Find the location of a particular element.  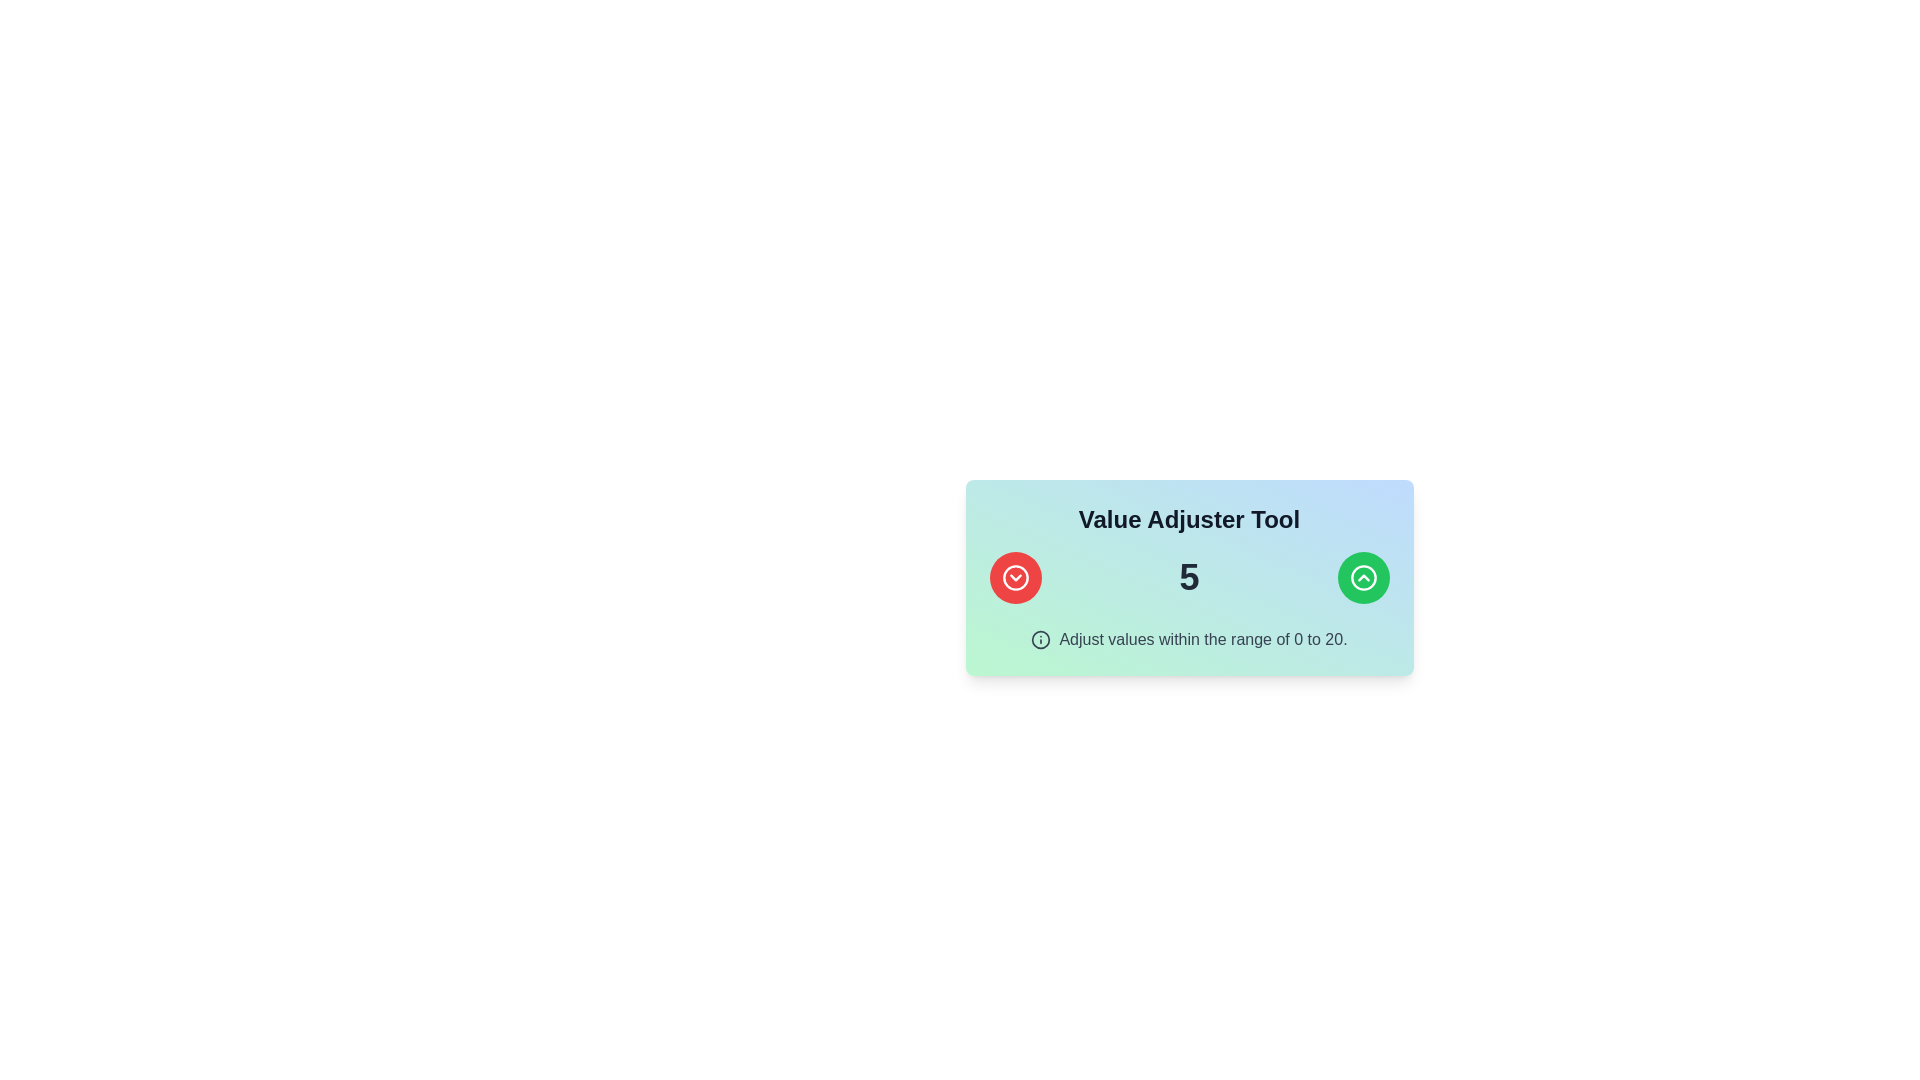

the decrease value button located in the leftmost position of the Value Adjuster Tool interface, adjacent to a centered numeric value and a green circular button is located at coordinates (1015, 578).